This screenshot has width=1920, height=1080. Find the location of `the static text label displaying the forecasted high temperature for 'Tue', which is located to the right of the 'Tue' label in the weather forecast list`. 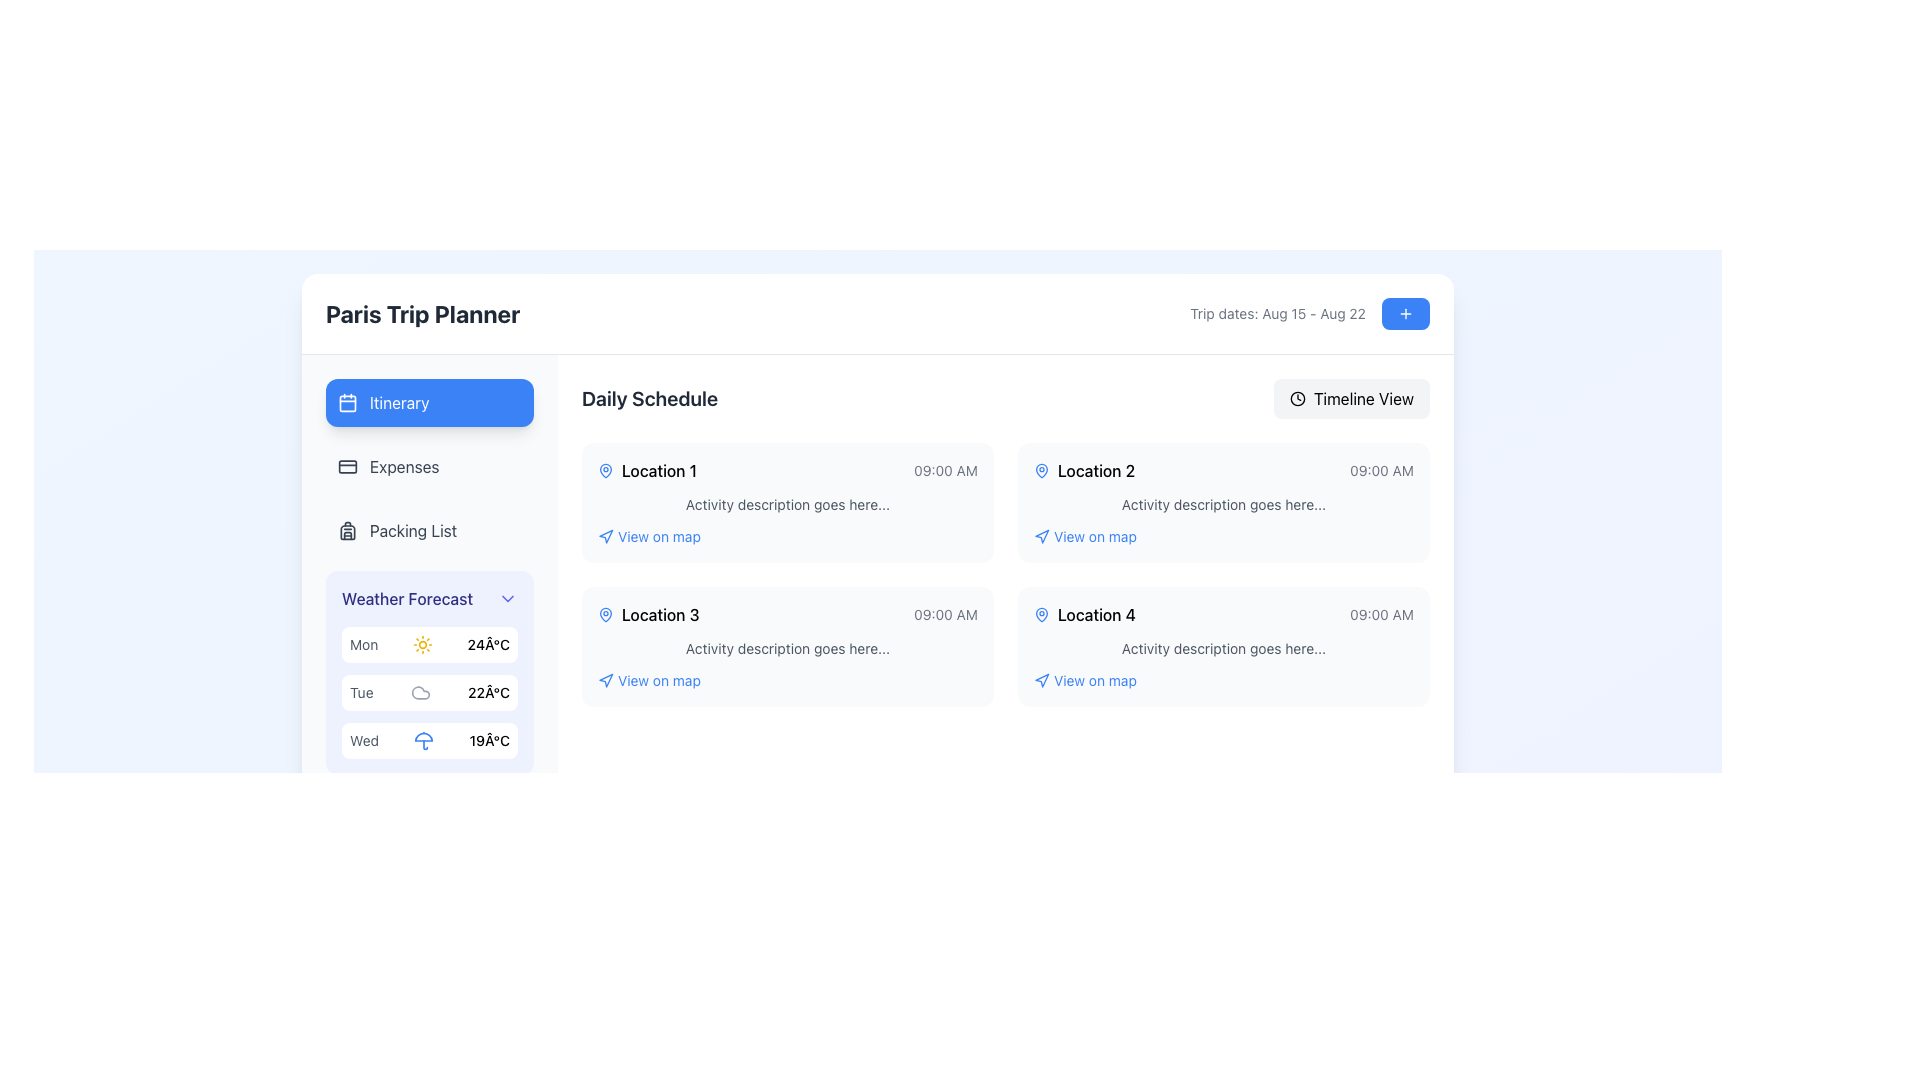

the static text label displaying the forecasted high temperature for 'Tue', which is located to the right of the 'Tue' label in the weather forecast list is located at coordinates (489, 692).